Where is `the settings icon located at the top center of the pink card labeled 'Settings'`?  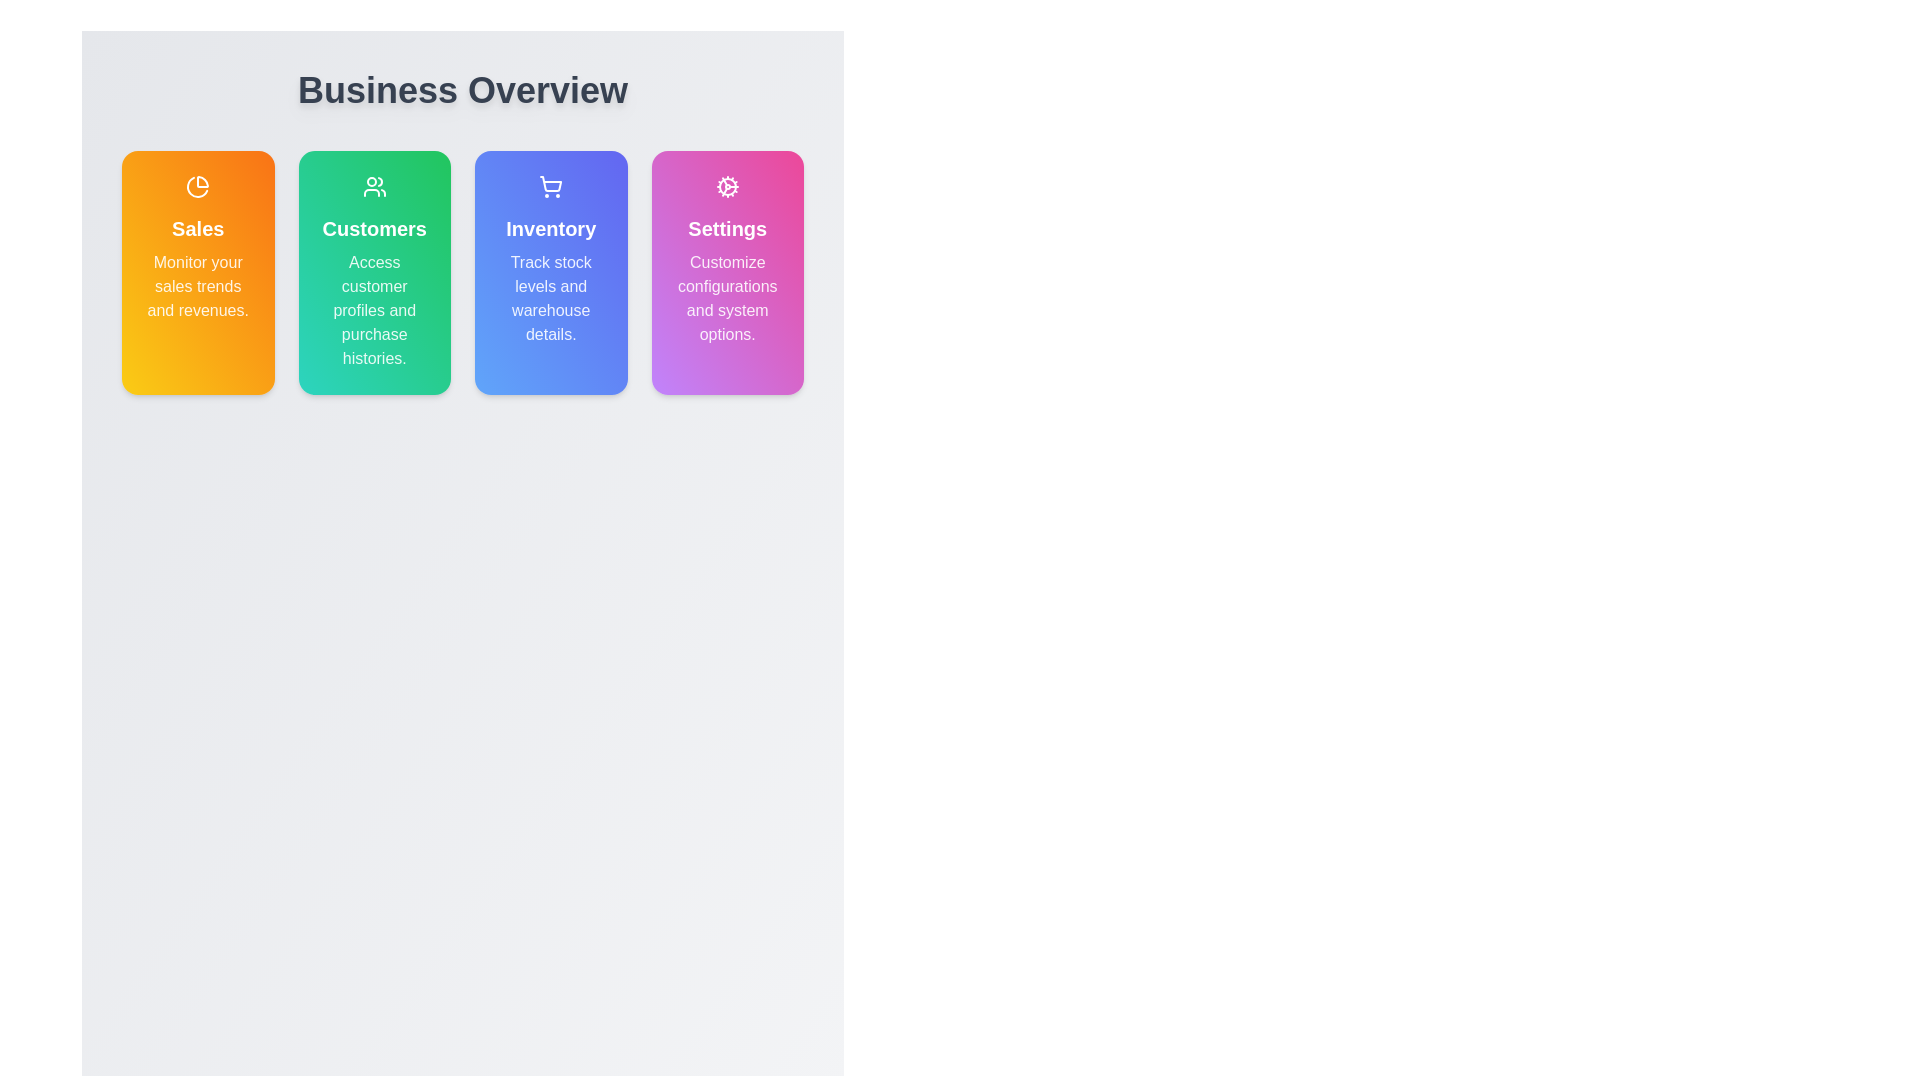 the settings icon located at the top center of the pink card labeled 'Settings' is located at coordinates (726, 186).